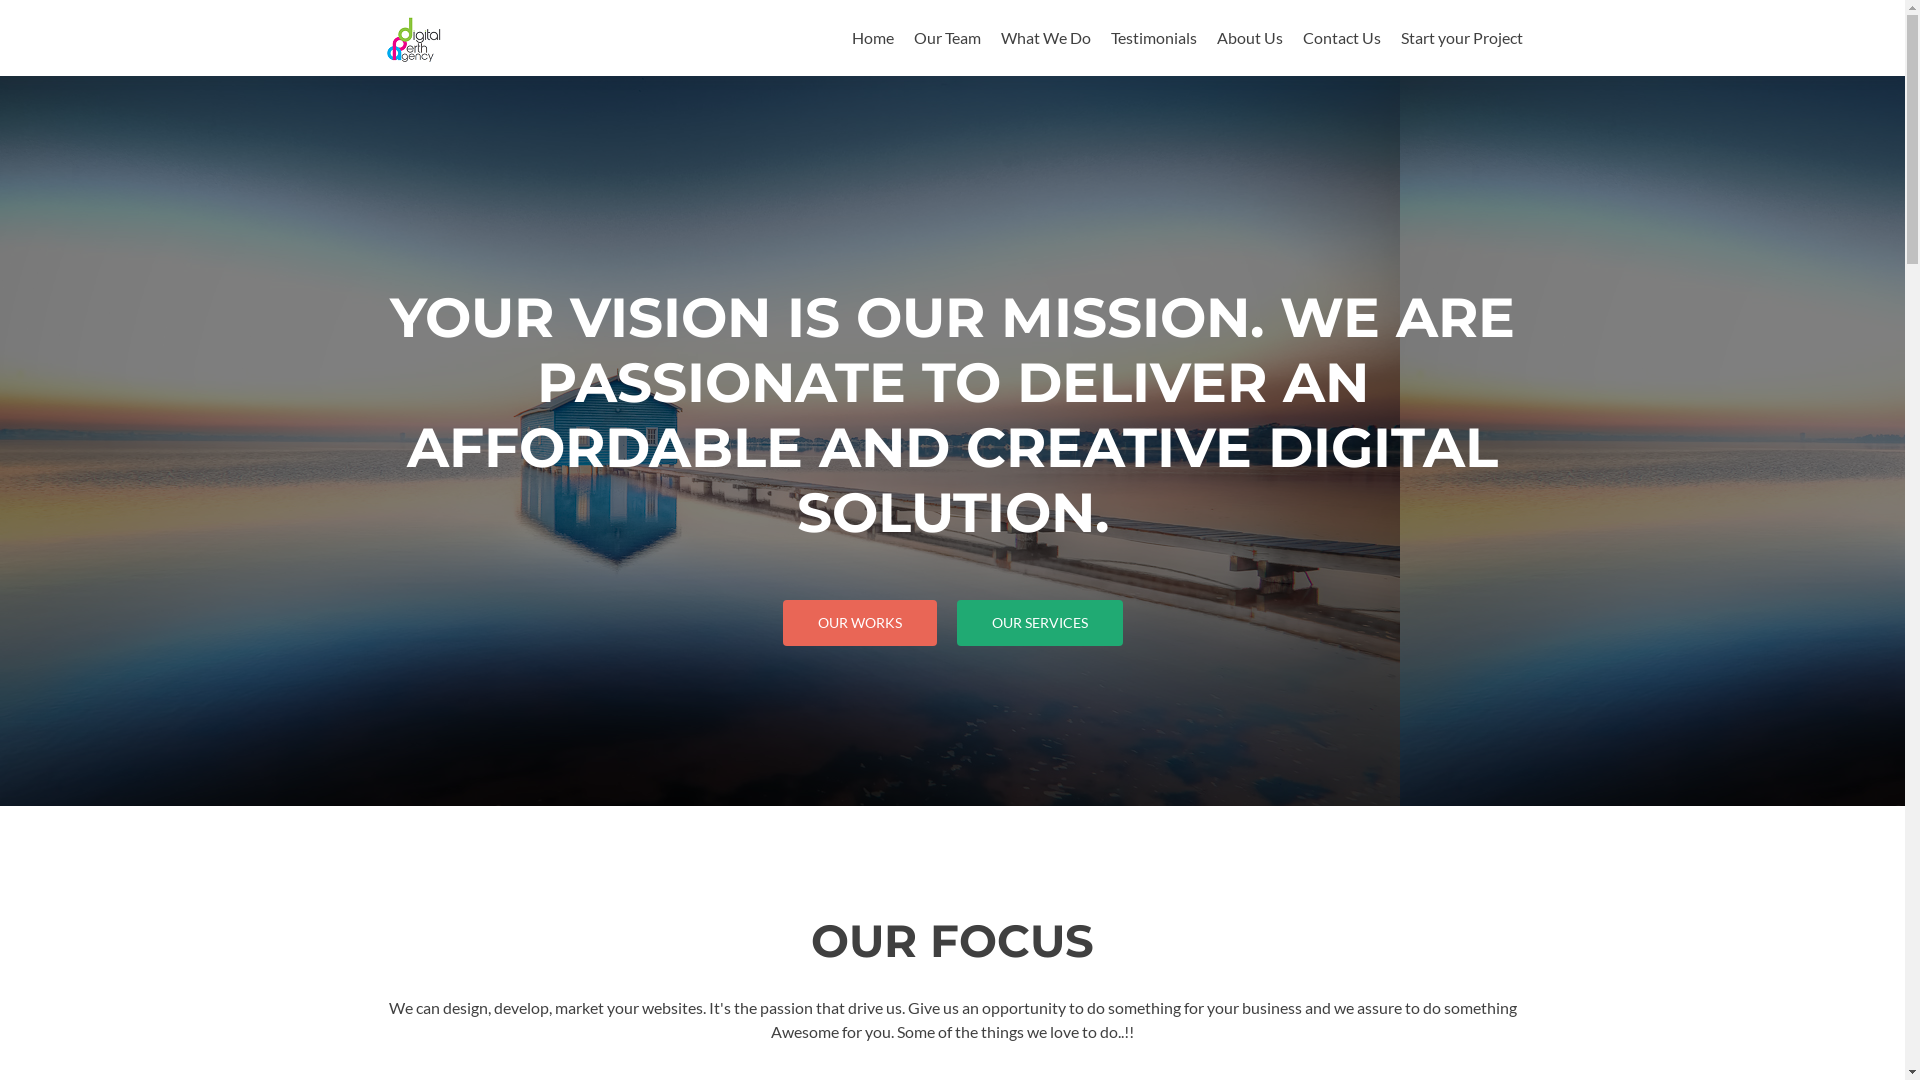 The width and height of the screenshot is (1920, 1080). What do you see at coordinates (1038, 622) in the screenshot?
I see `'OUR SERVICES'` at bounding box center [1038, 622].